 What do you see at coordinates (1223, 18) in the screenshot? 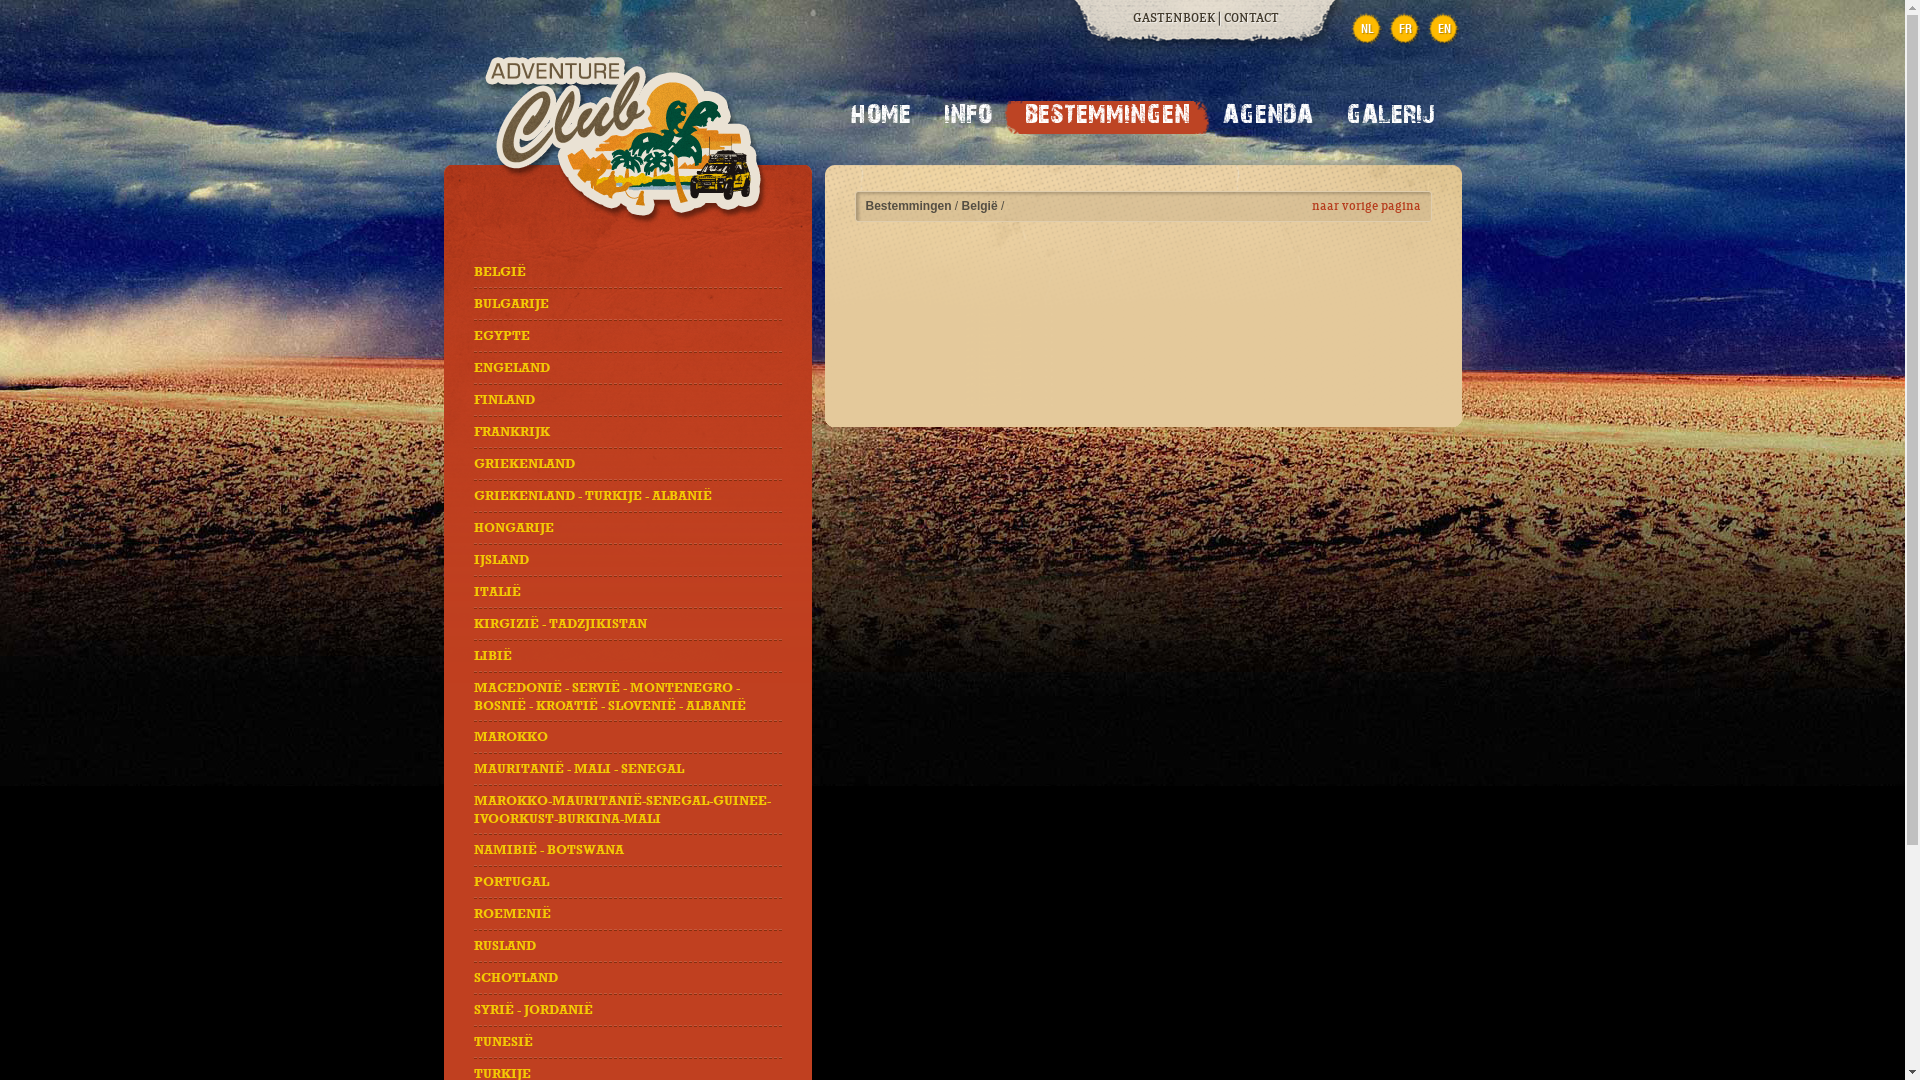
I see `'CONTACT'` at bounding box center [1223, 18].